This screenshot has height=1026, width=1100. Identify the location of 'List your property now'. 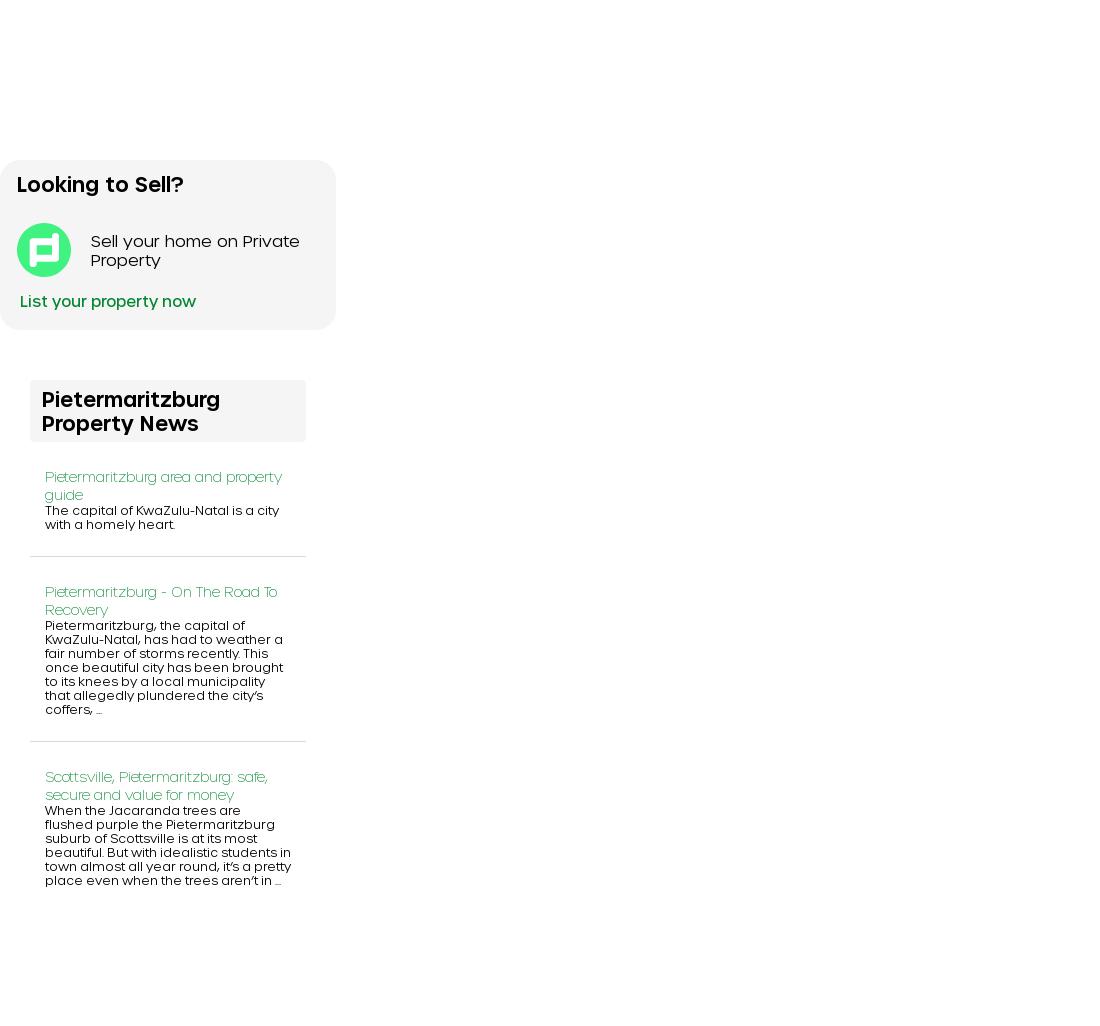
(108, 299).